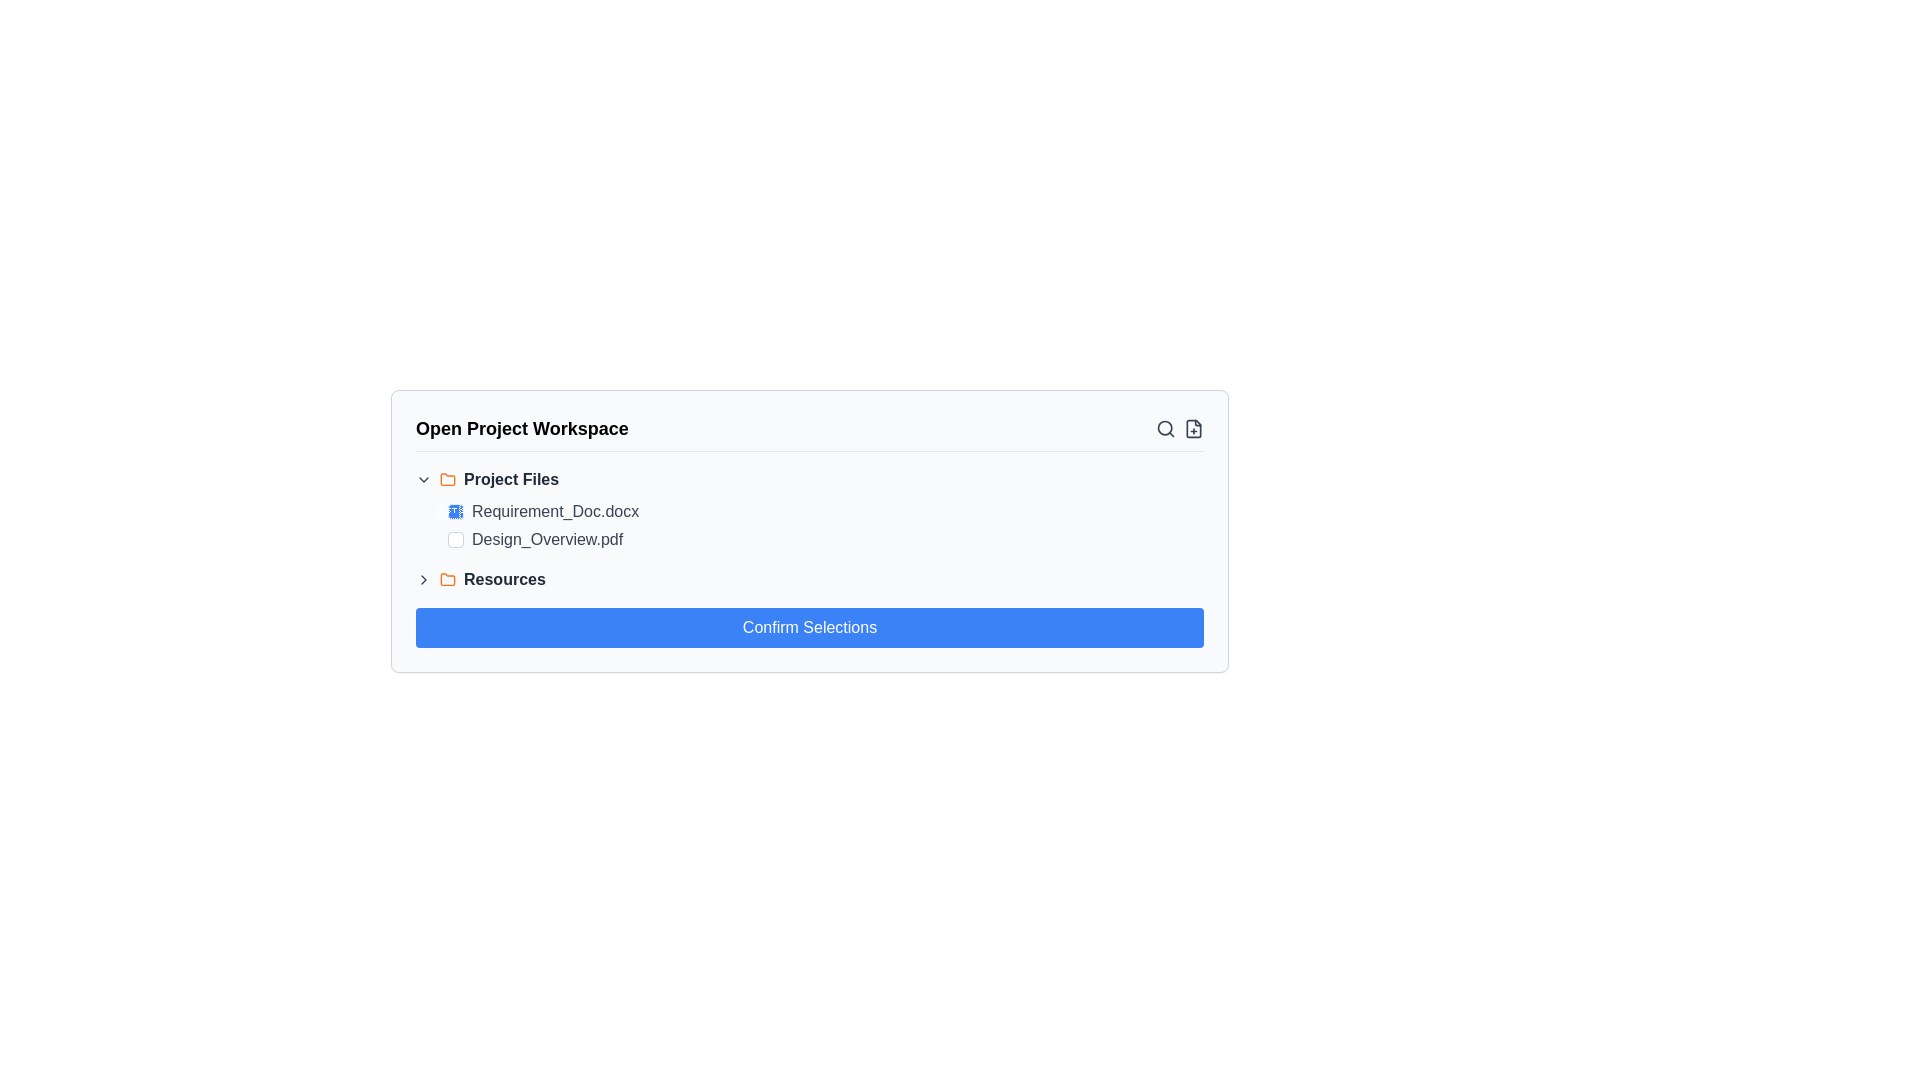 The height and width of the screenshot is (1080, 1920). I want to click on the folder icon located to the left of the 'Resources' label, indicating it represents a folder or directory, so click(446, 579).